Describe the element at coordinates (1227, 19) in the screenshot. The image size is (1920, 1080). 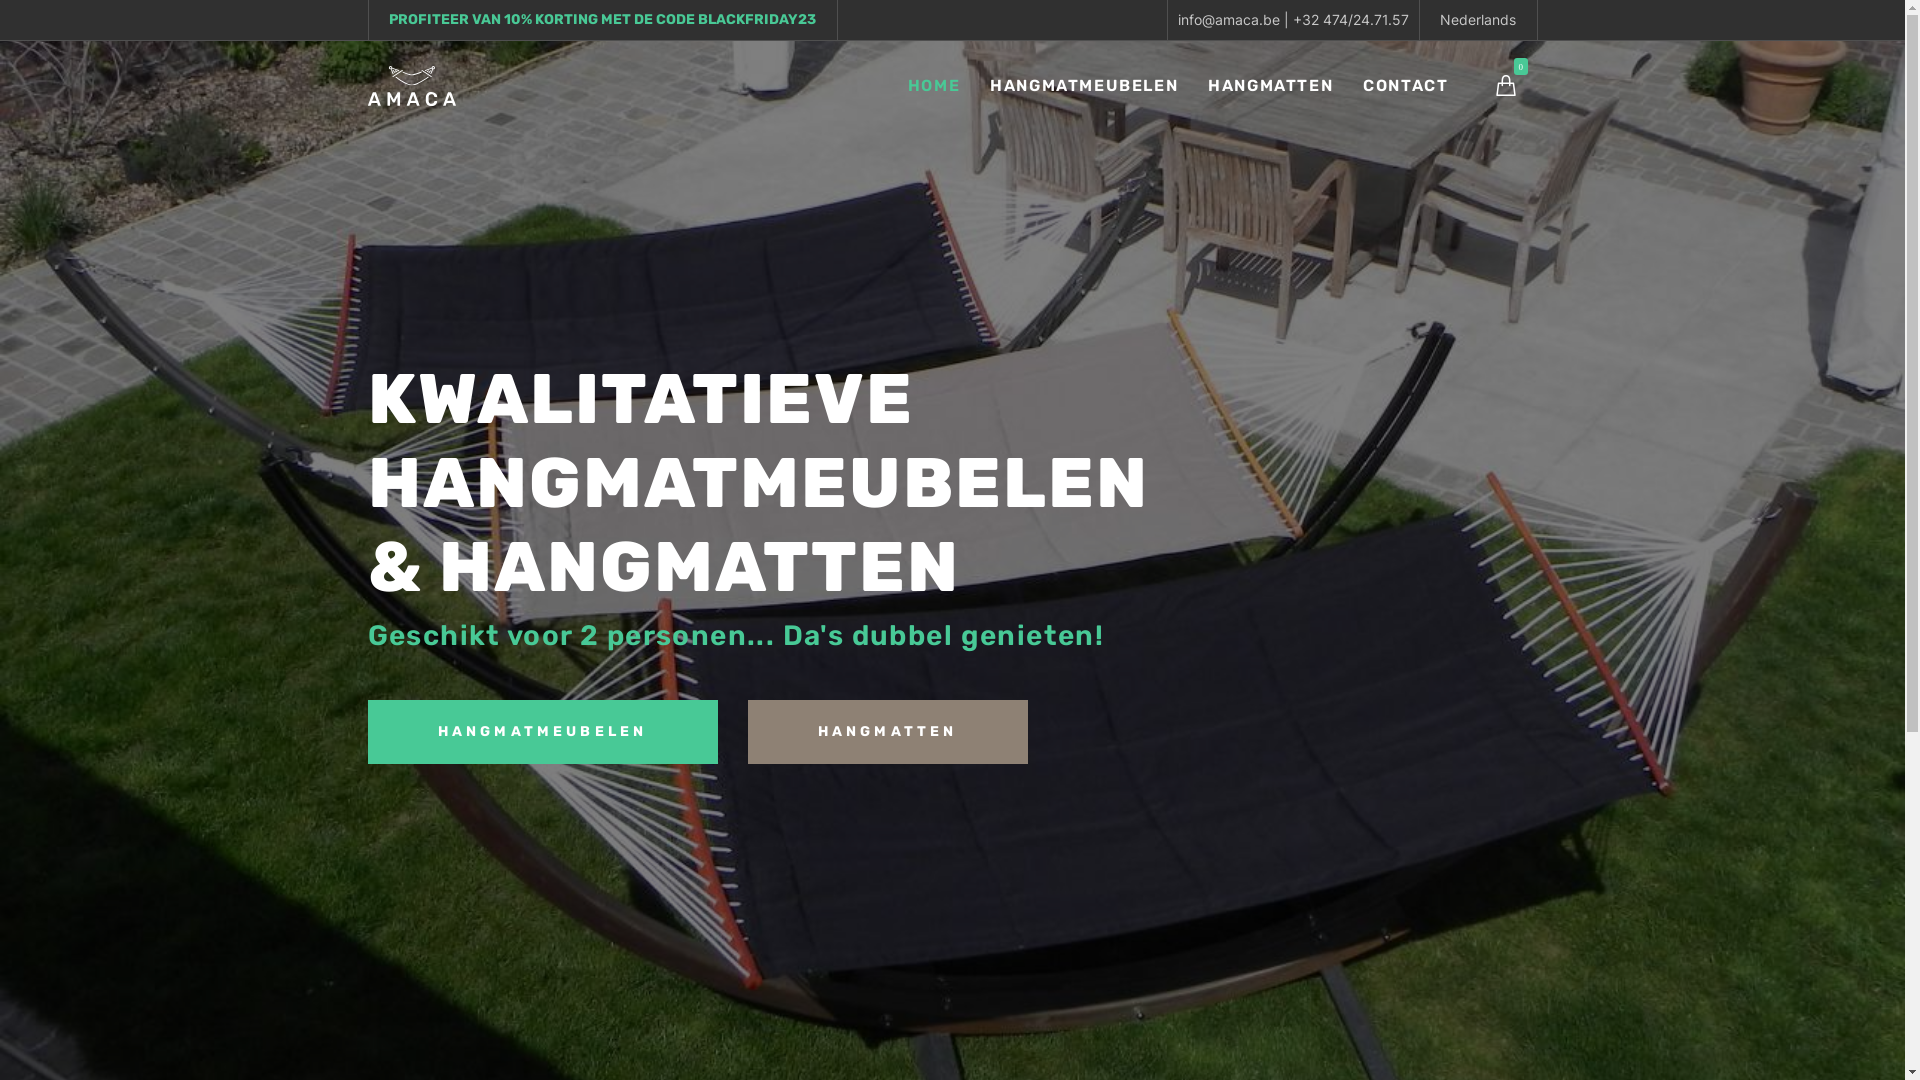
I see `'info@amaca.be'` at that location.